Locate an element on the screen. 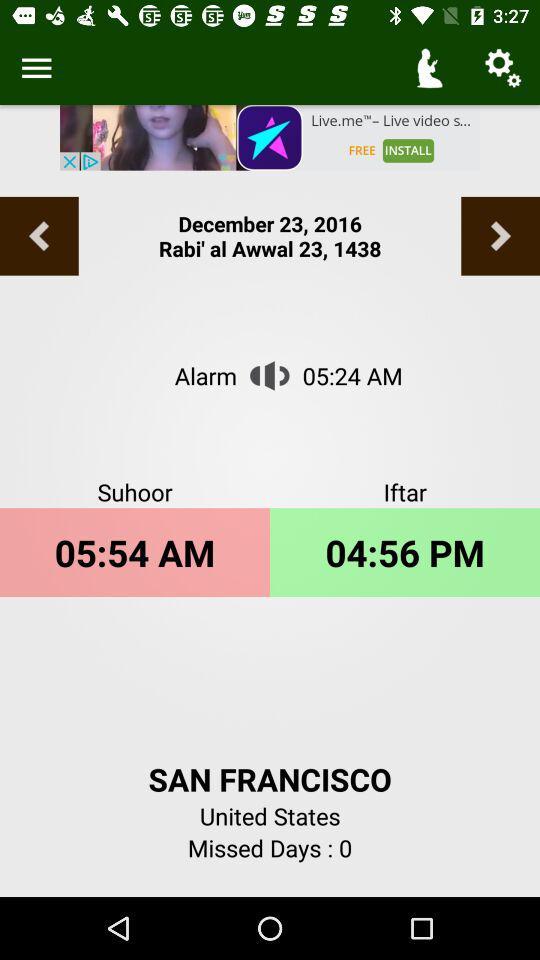 The width and height of the screenshot is (540, 960). the arrow_backward icon is located at coordinates (39, 236).